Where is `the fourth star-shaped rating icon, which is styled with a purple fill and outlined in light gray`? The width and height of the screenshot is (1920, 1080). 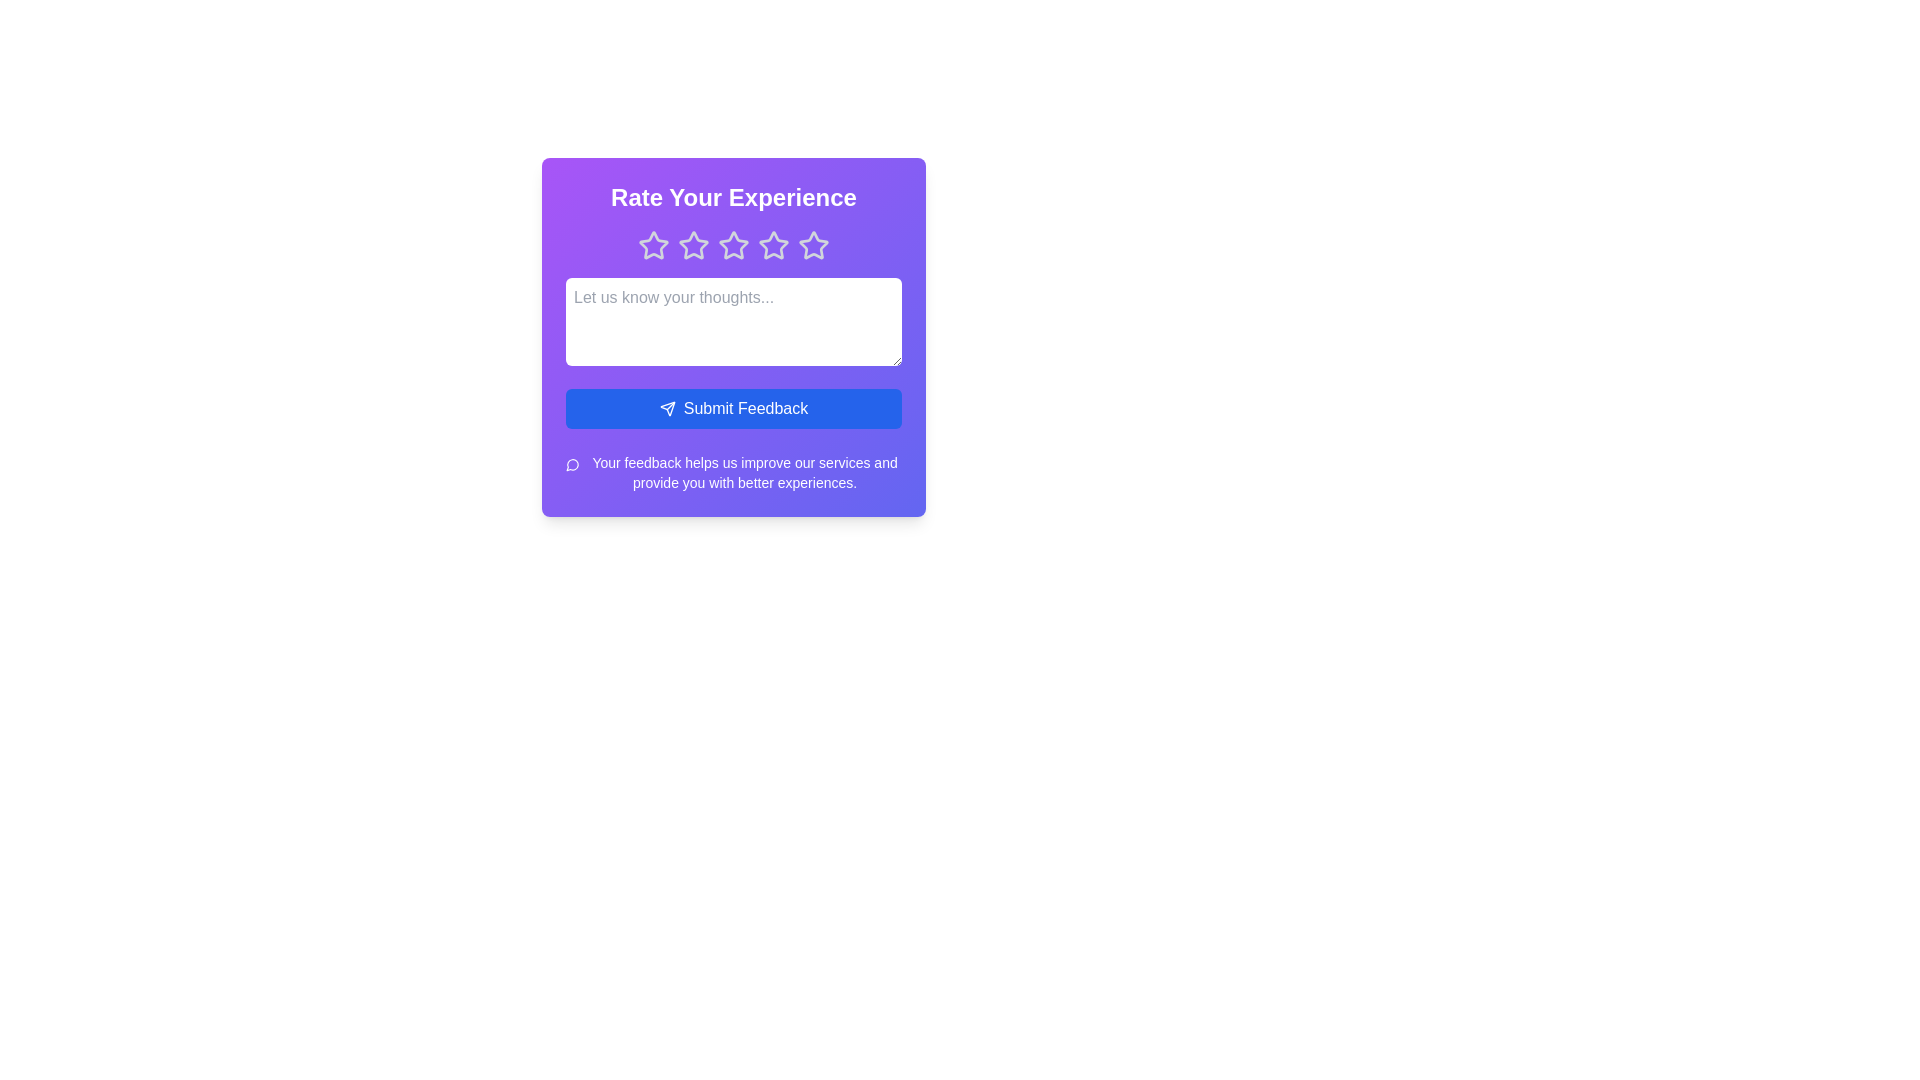 the fourth star-shaped rating icon, which is styled with a purple fill and outlined in light gray is located at coordinates (814, 244).